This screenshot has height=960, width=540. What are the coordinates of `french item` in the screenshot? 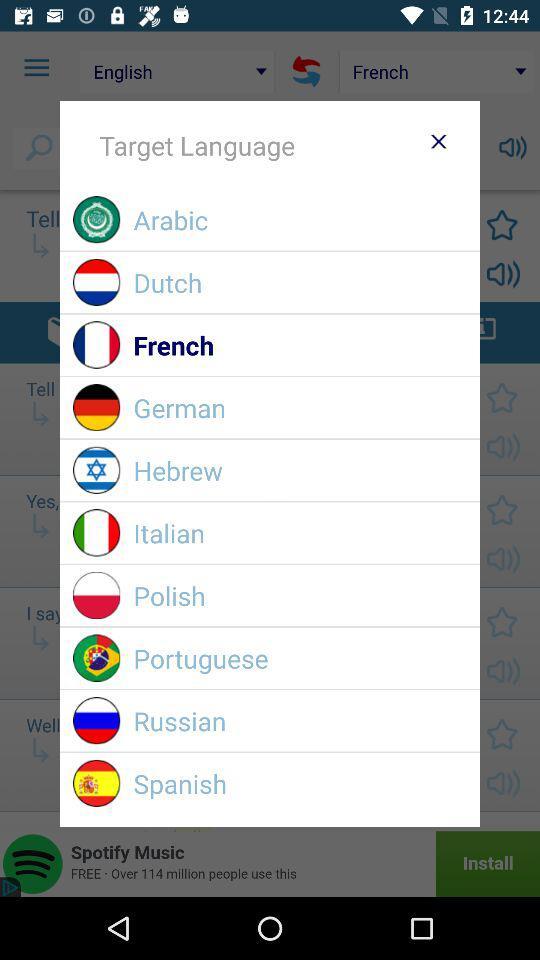 It's located at (299, 345).